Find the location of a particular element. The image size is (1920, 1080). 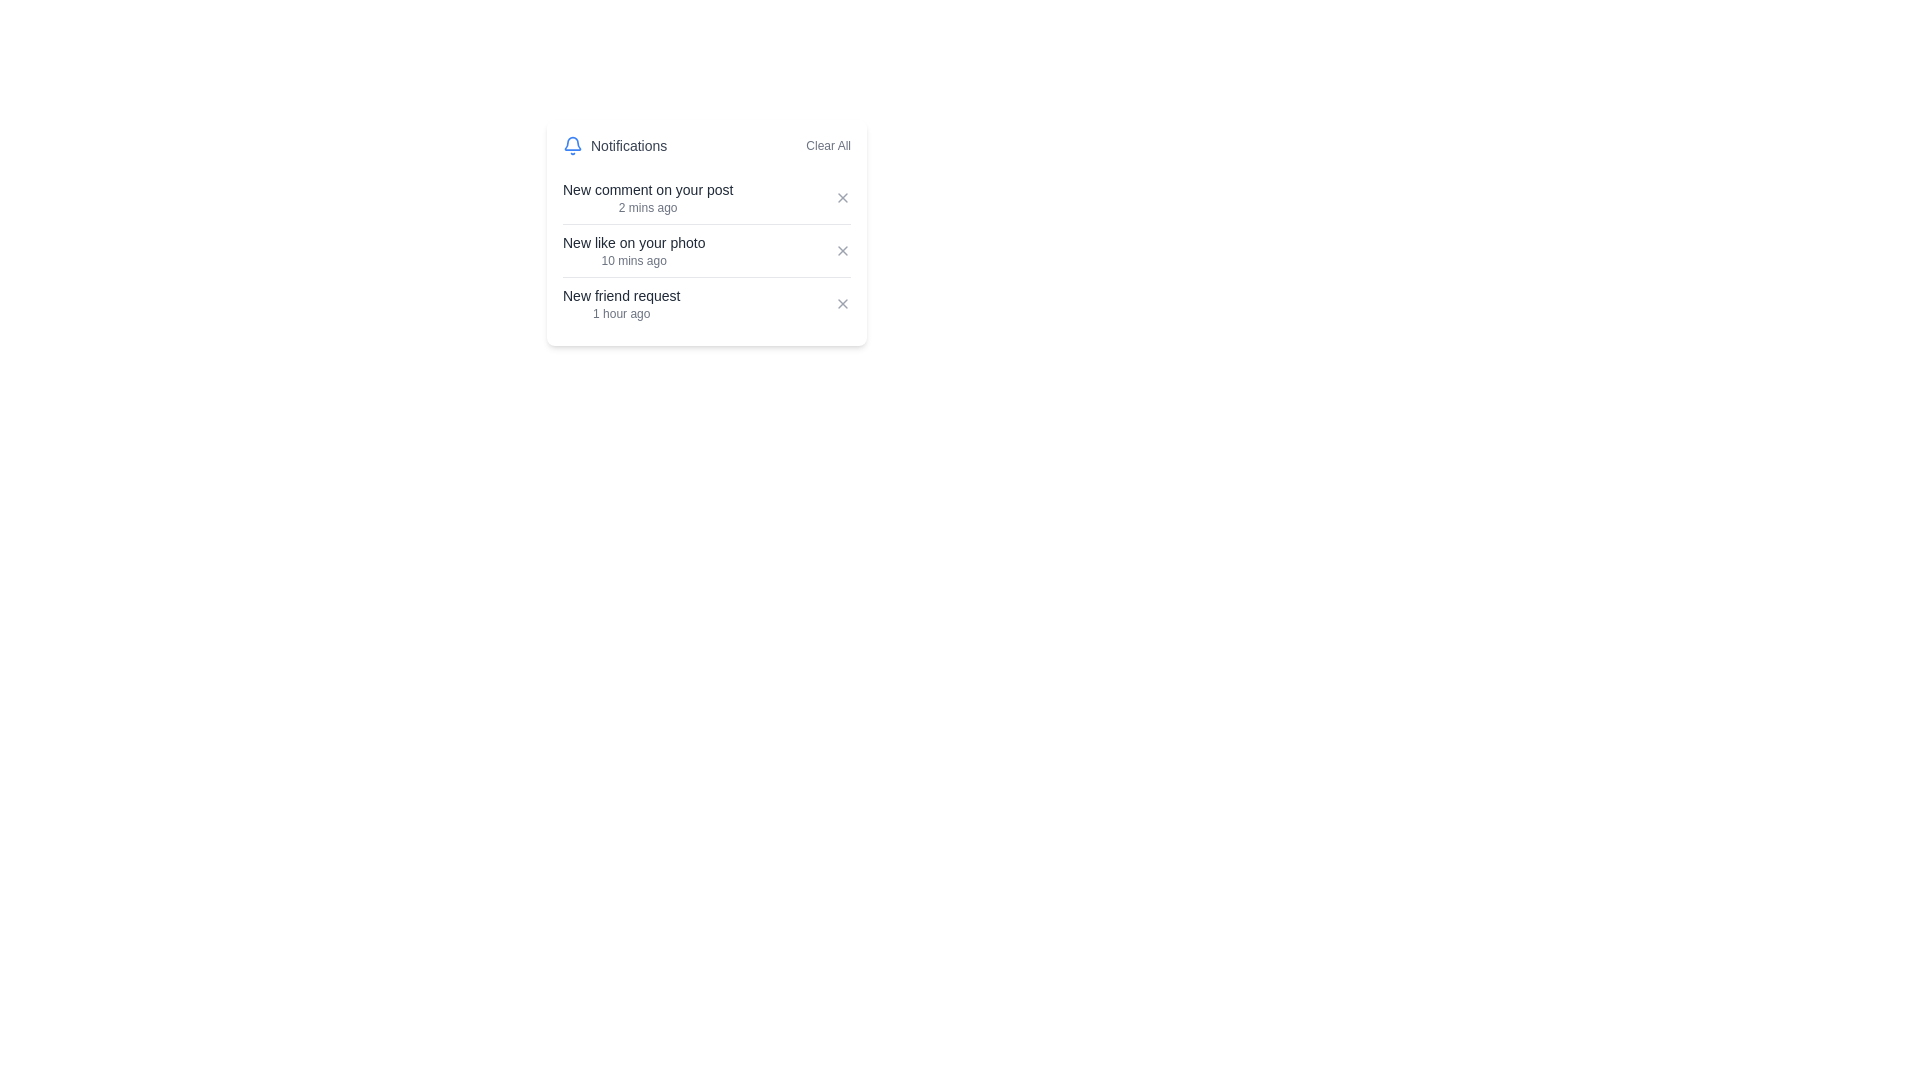

the second notification in the notification panel is located at coordinates (706, 249).